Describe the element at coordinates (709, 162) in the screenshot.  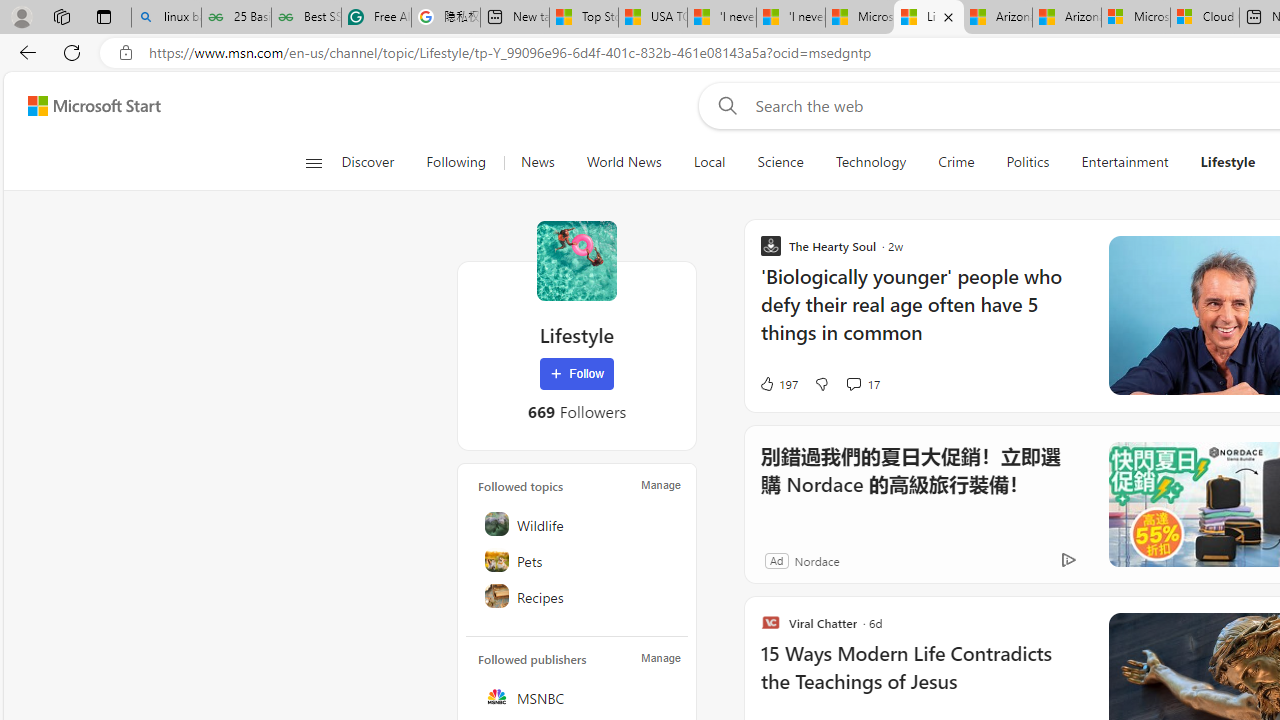
I see `'Local'` at that location.